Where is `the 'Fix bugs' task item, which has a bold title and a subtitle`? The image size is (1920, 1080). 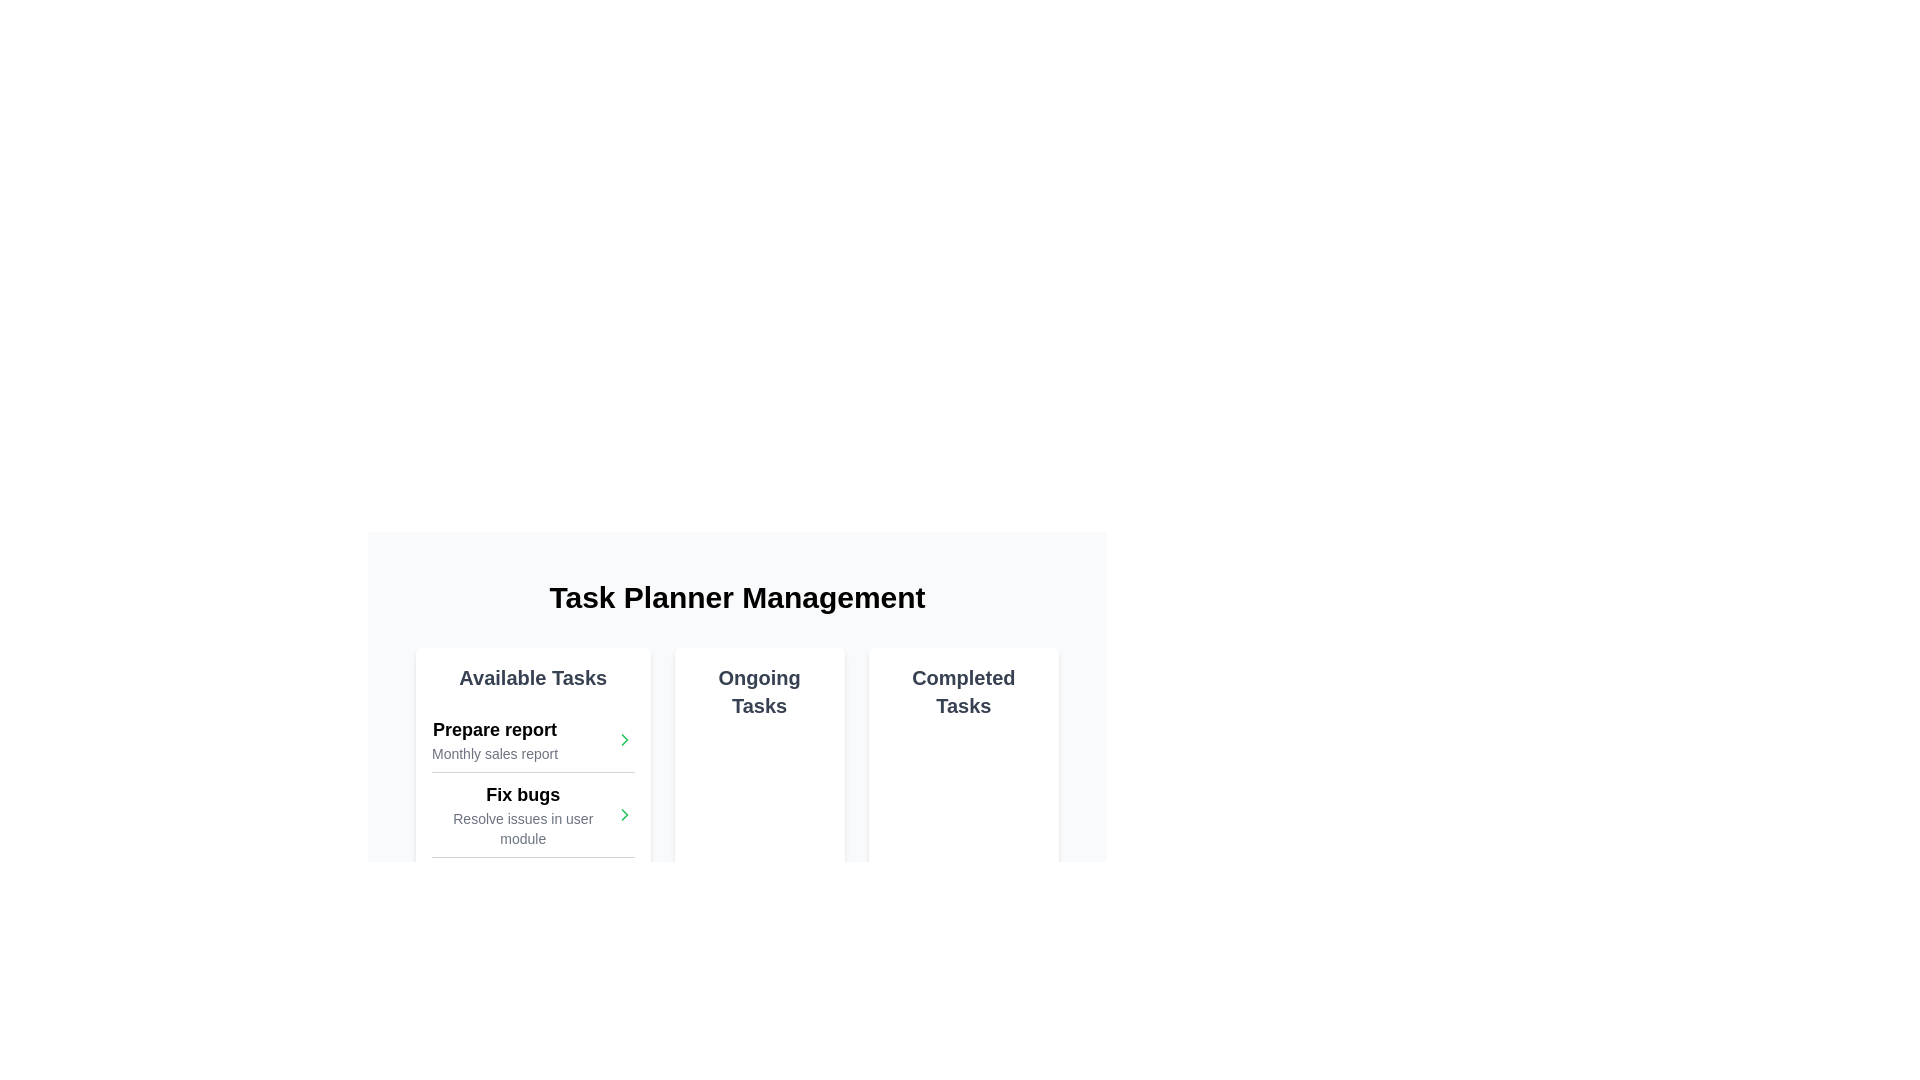
the 'Fix bugs' task item, which has a bold title and a subtitle is located at coordinates (523, 814).